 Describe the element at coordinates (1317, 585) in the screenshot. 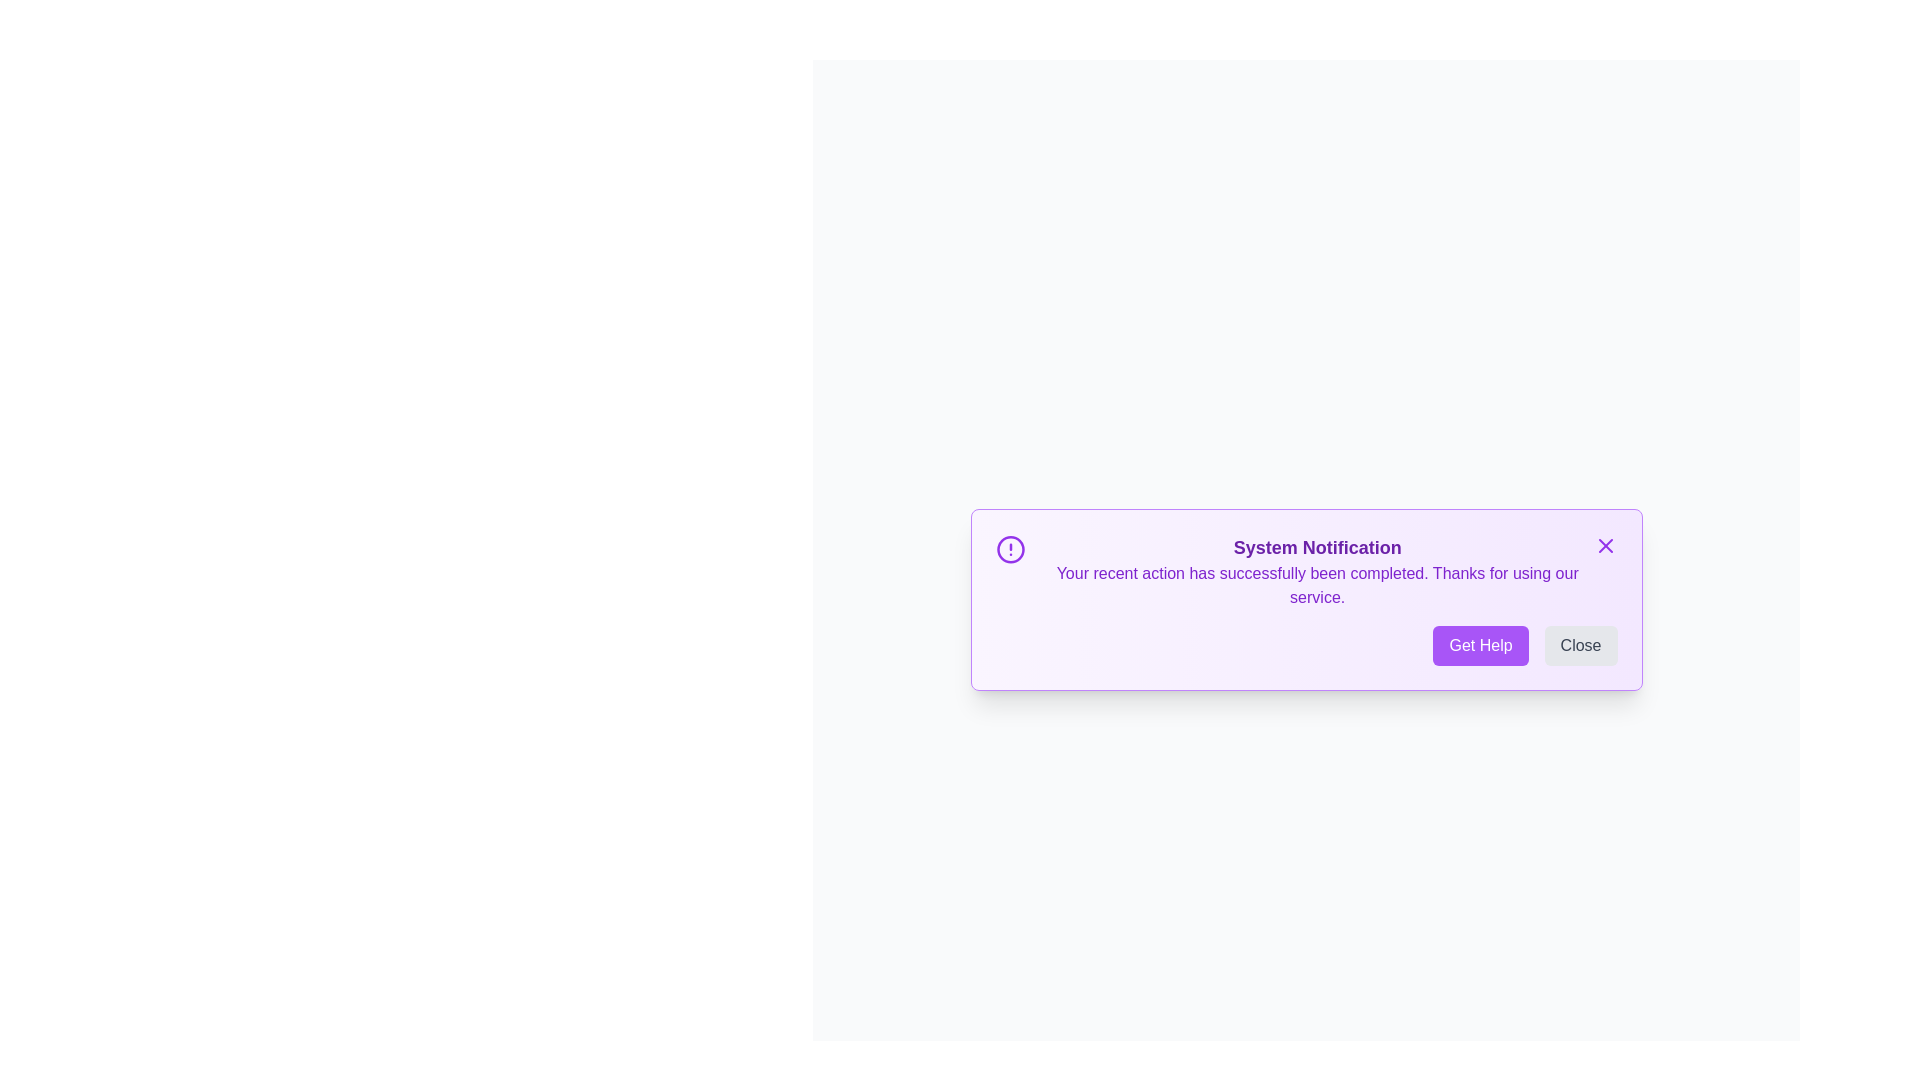

I see `text message that says 'Your recent action has successfully been completed. Thanks for using our service.' located beneath the 'System Notification' header in the purple notification card` at that location.